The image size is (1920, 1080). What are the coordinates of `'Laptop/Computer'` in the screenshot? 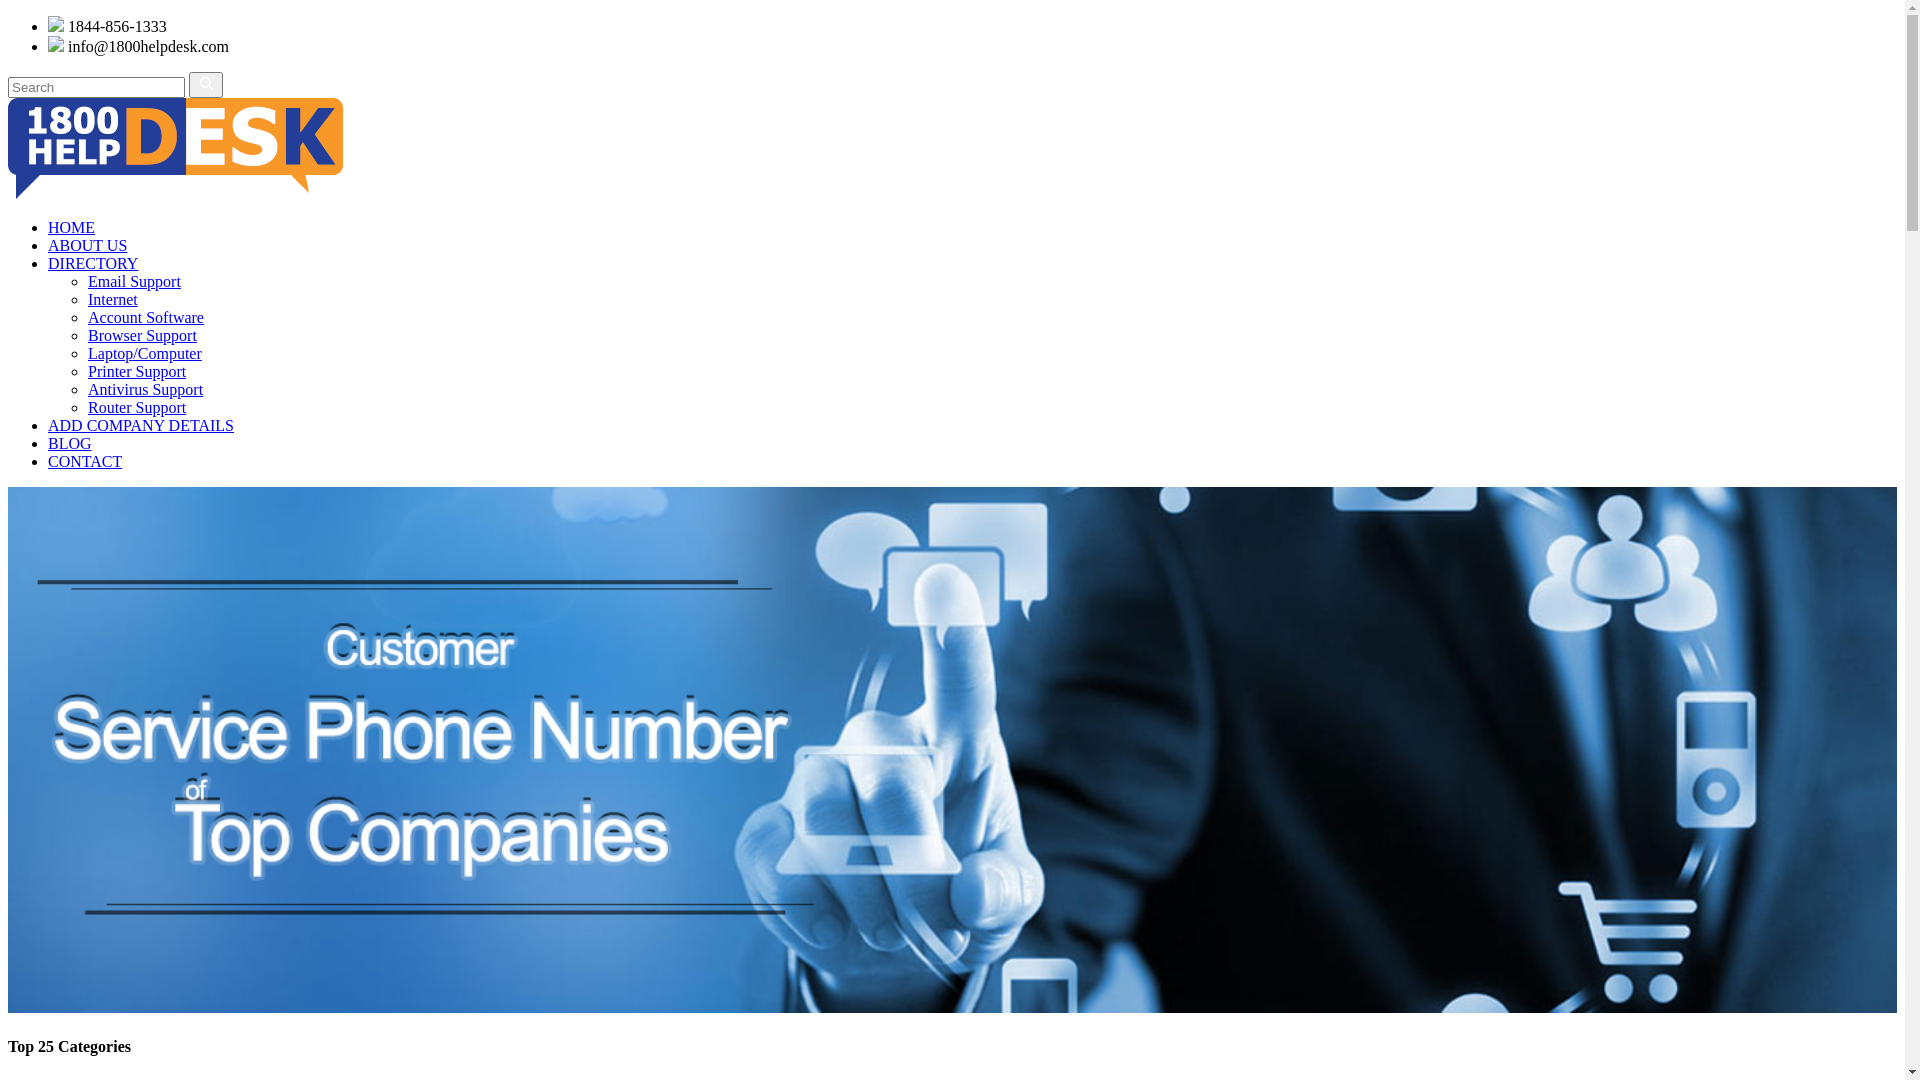 It's located at (143, 352).